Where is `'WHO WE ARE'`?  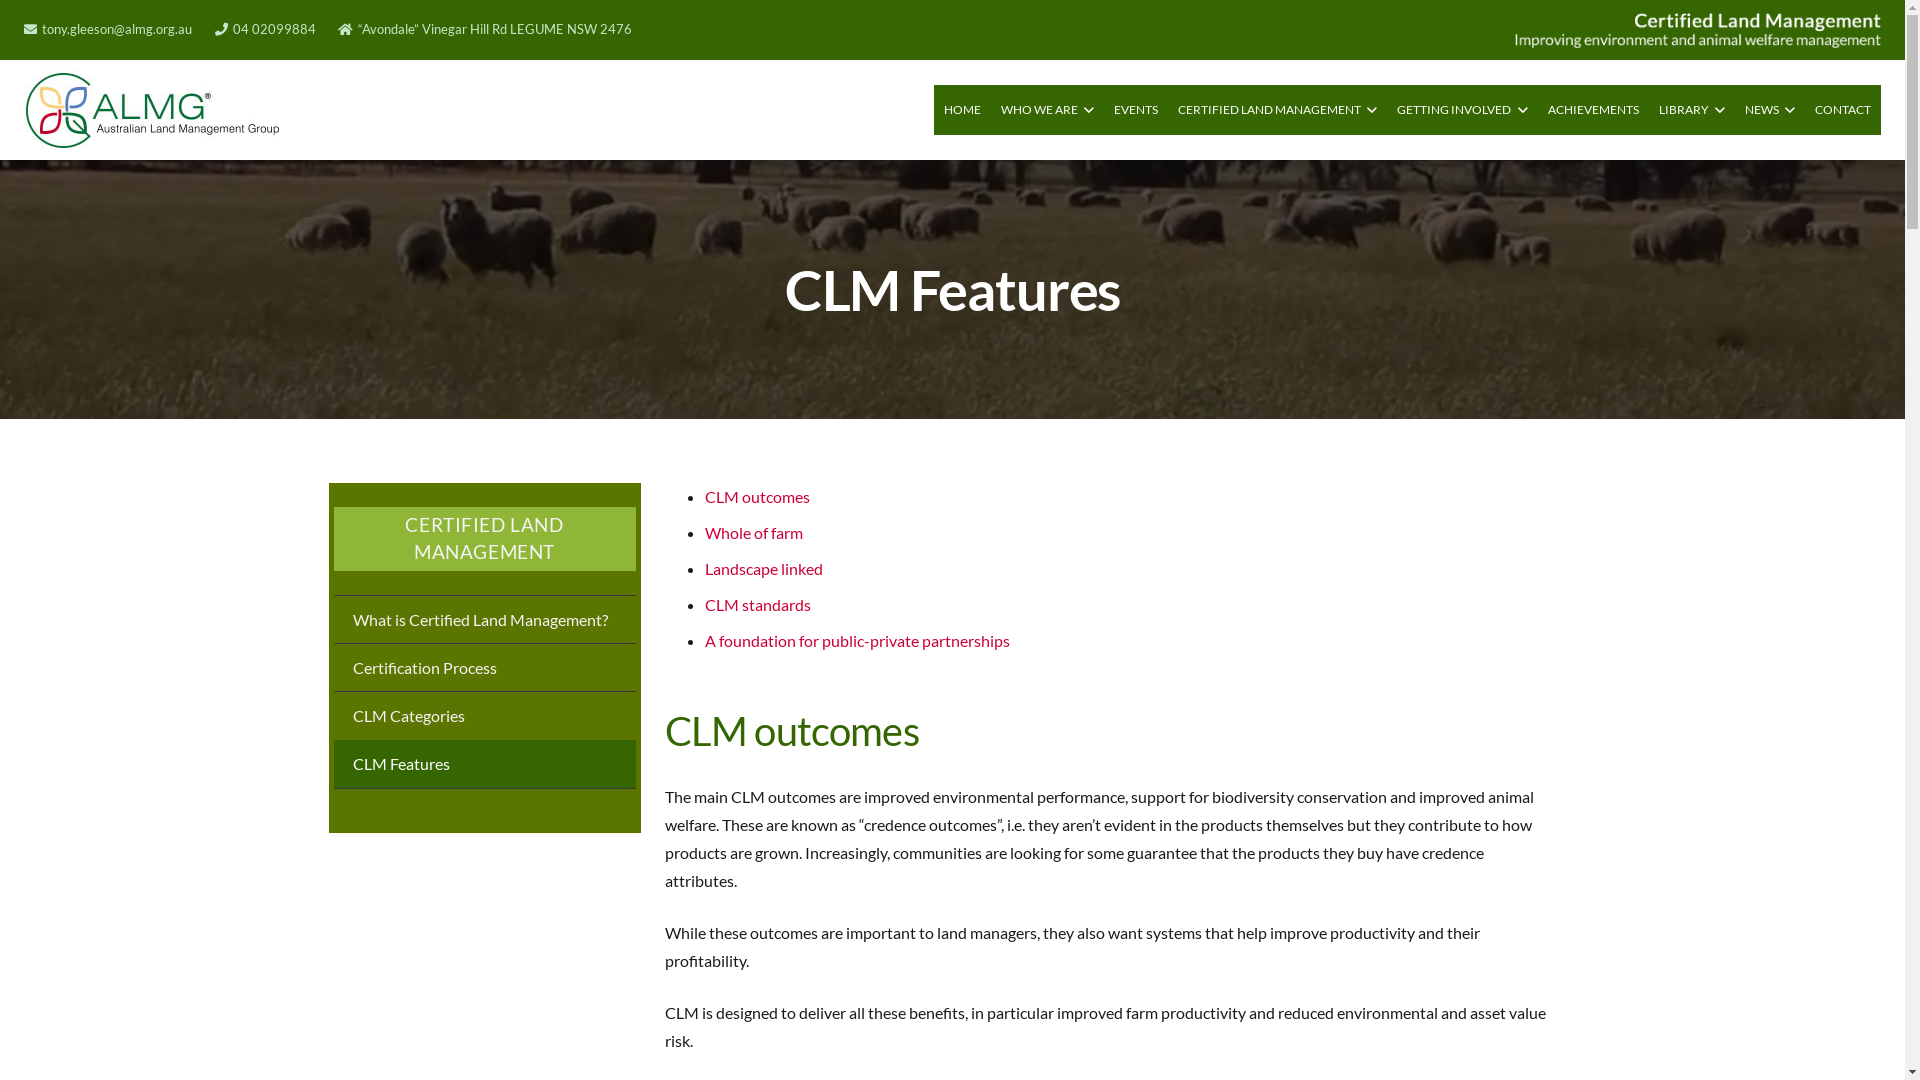
'WHO WE ARE' is located at coordinates (1046, 110).